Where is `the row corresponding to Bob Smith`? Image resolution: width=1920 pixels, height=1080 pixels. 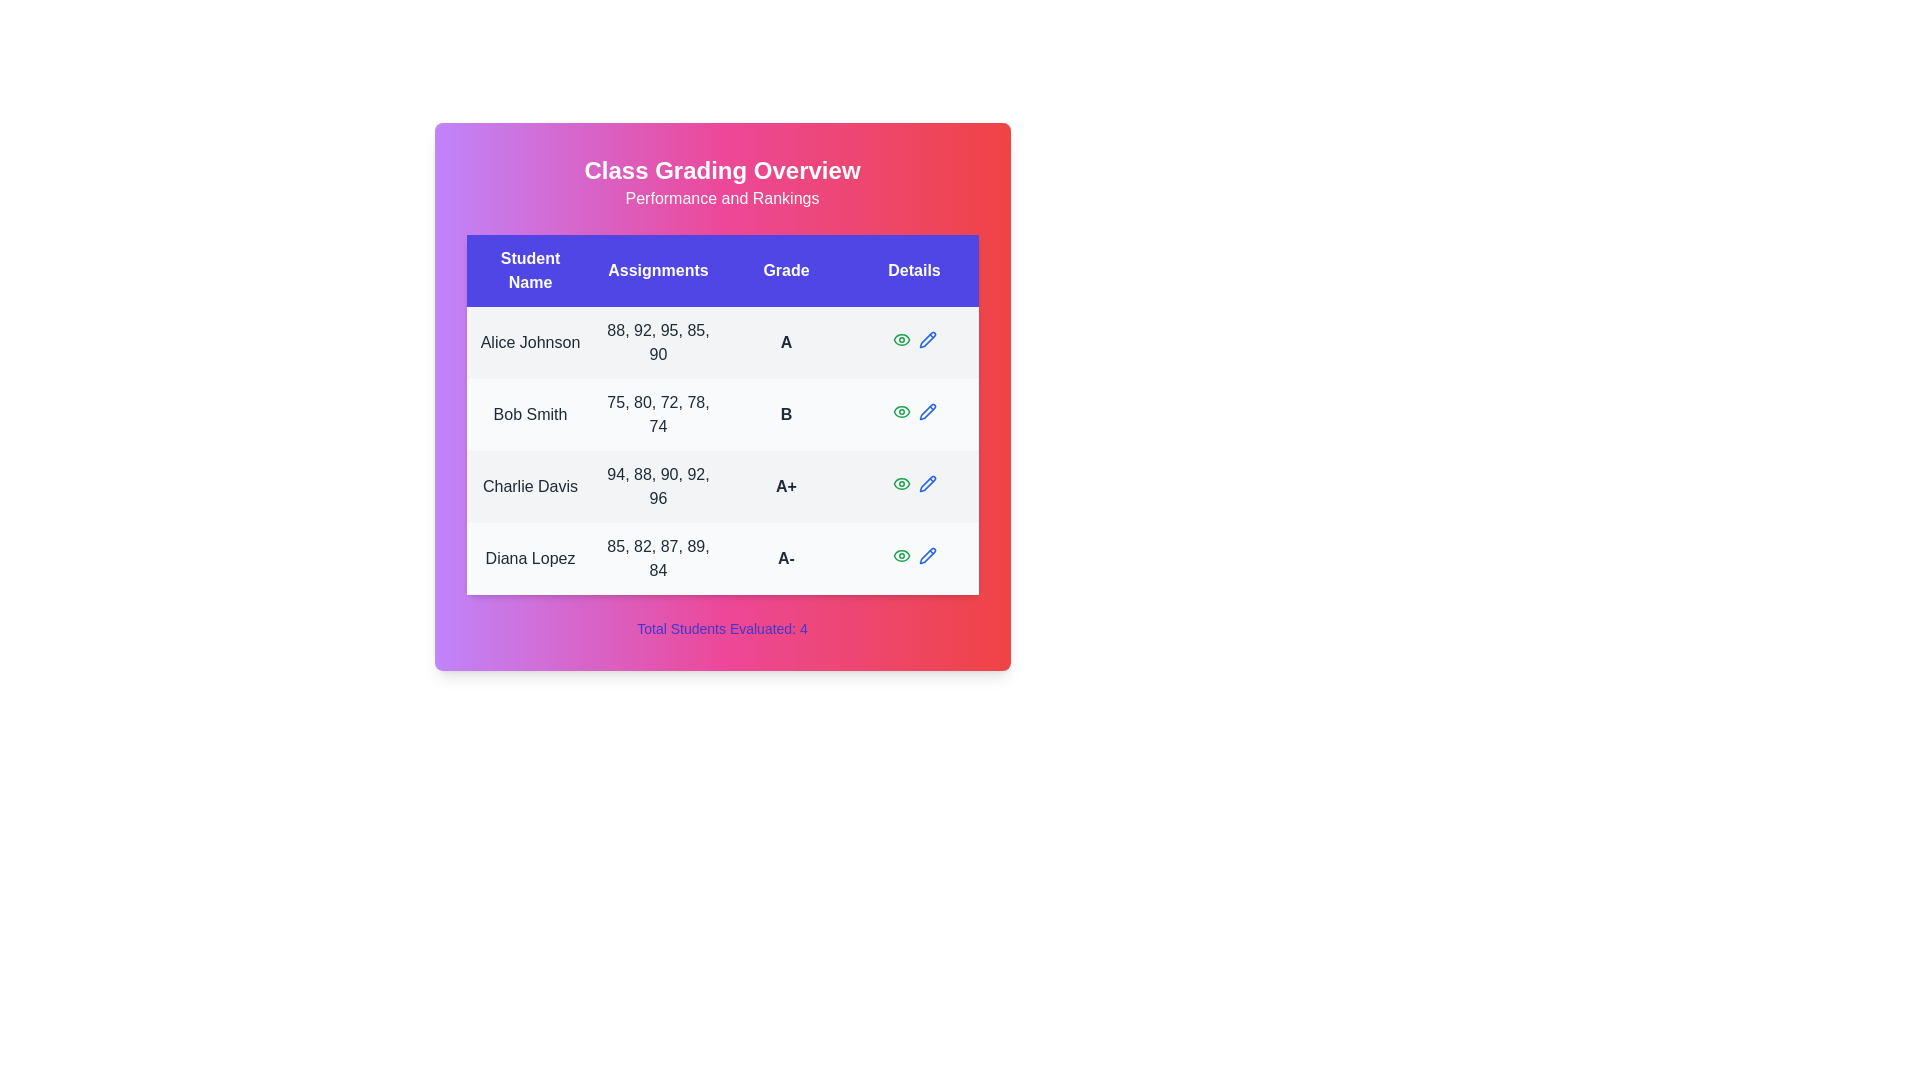
the row corresponding to Bob Smith is located at coordinates (721, 414).